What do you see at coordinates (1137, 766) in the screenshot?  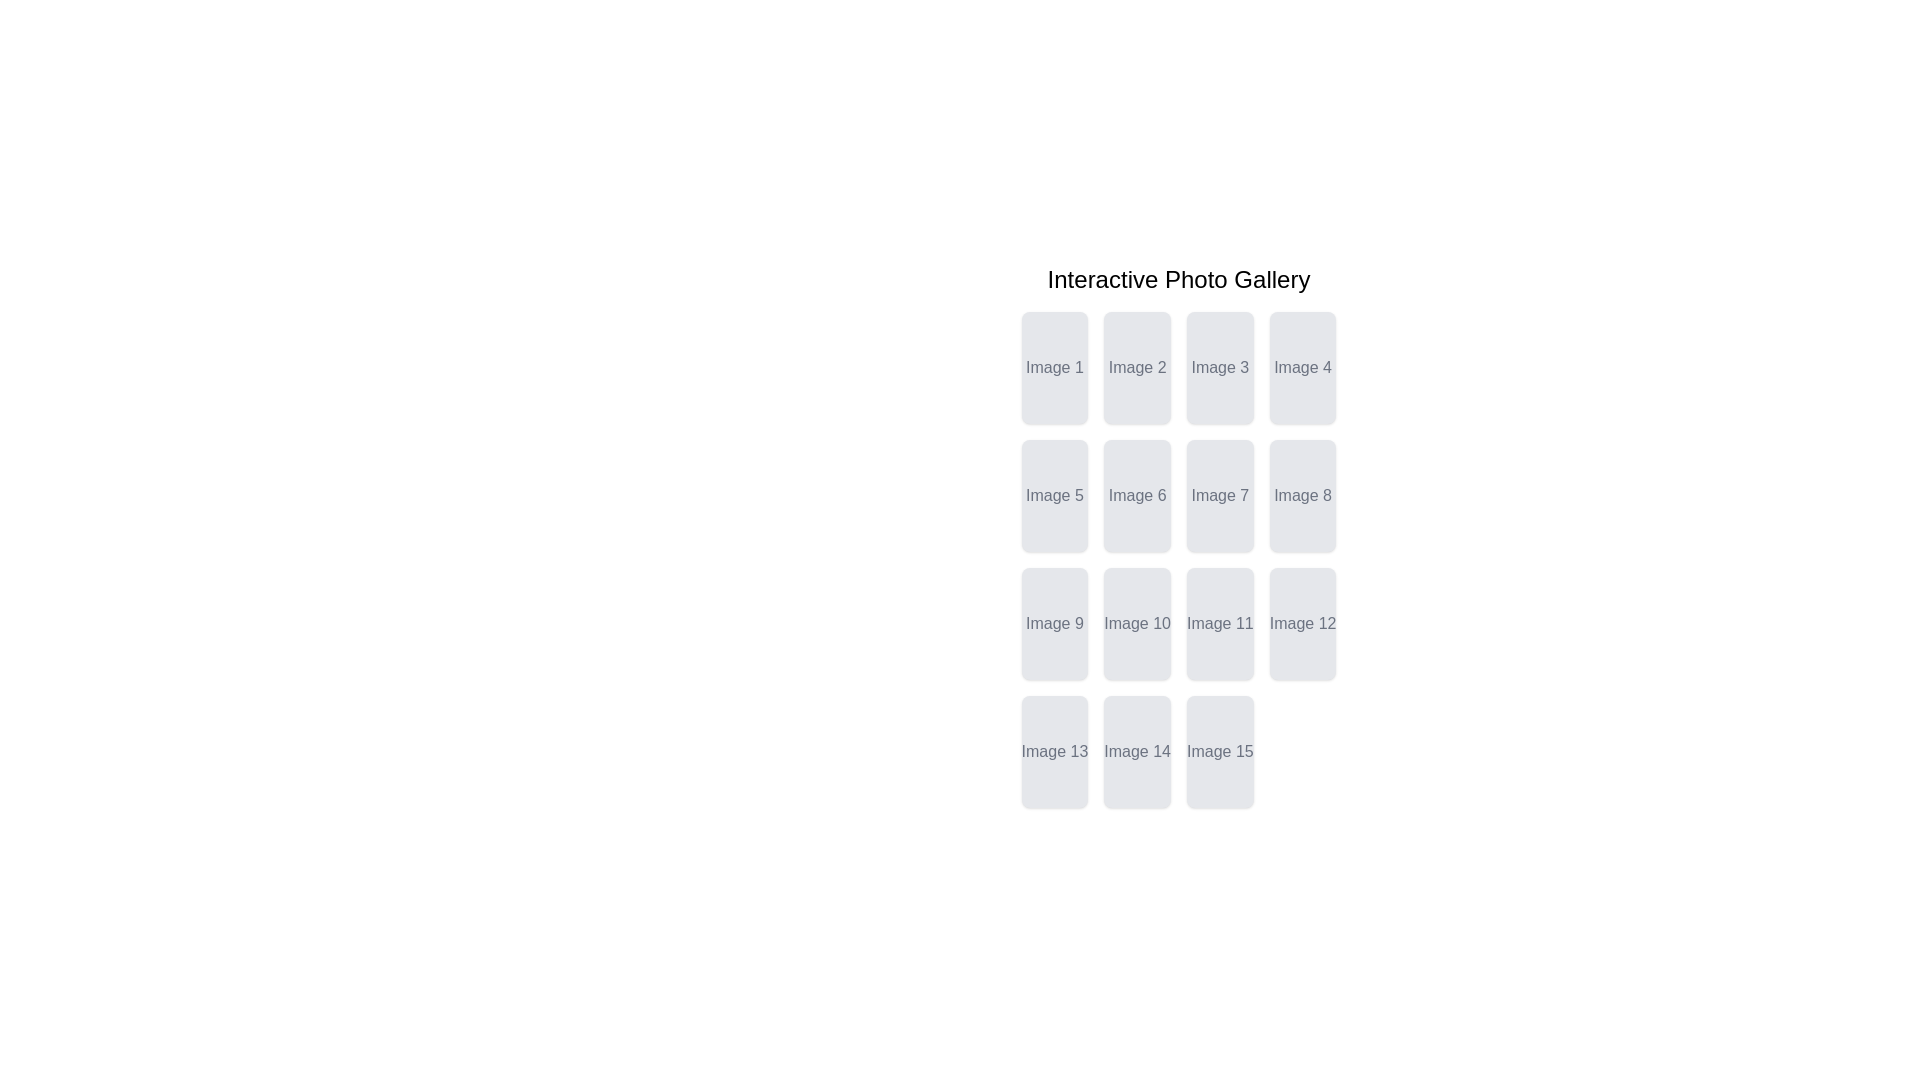 I see `the image thumbnail labeled 'Image 14'` at bounding box center [1137, 766].